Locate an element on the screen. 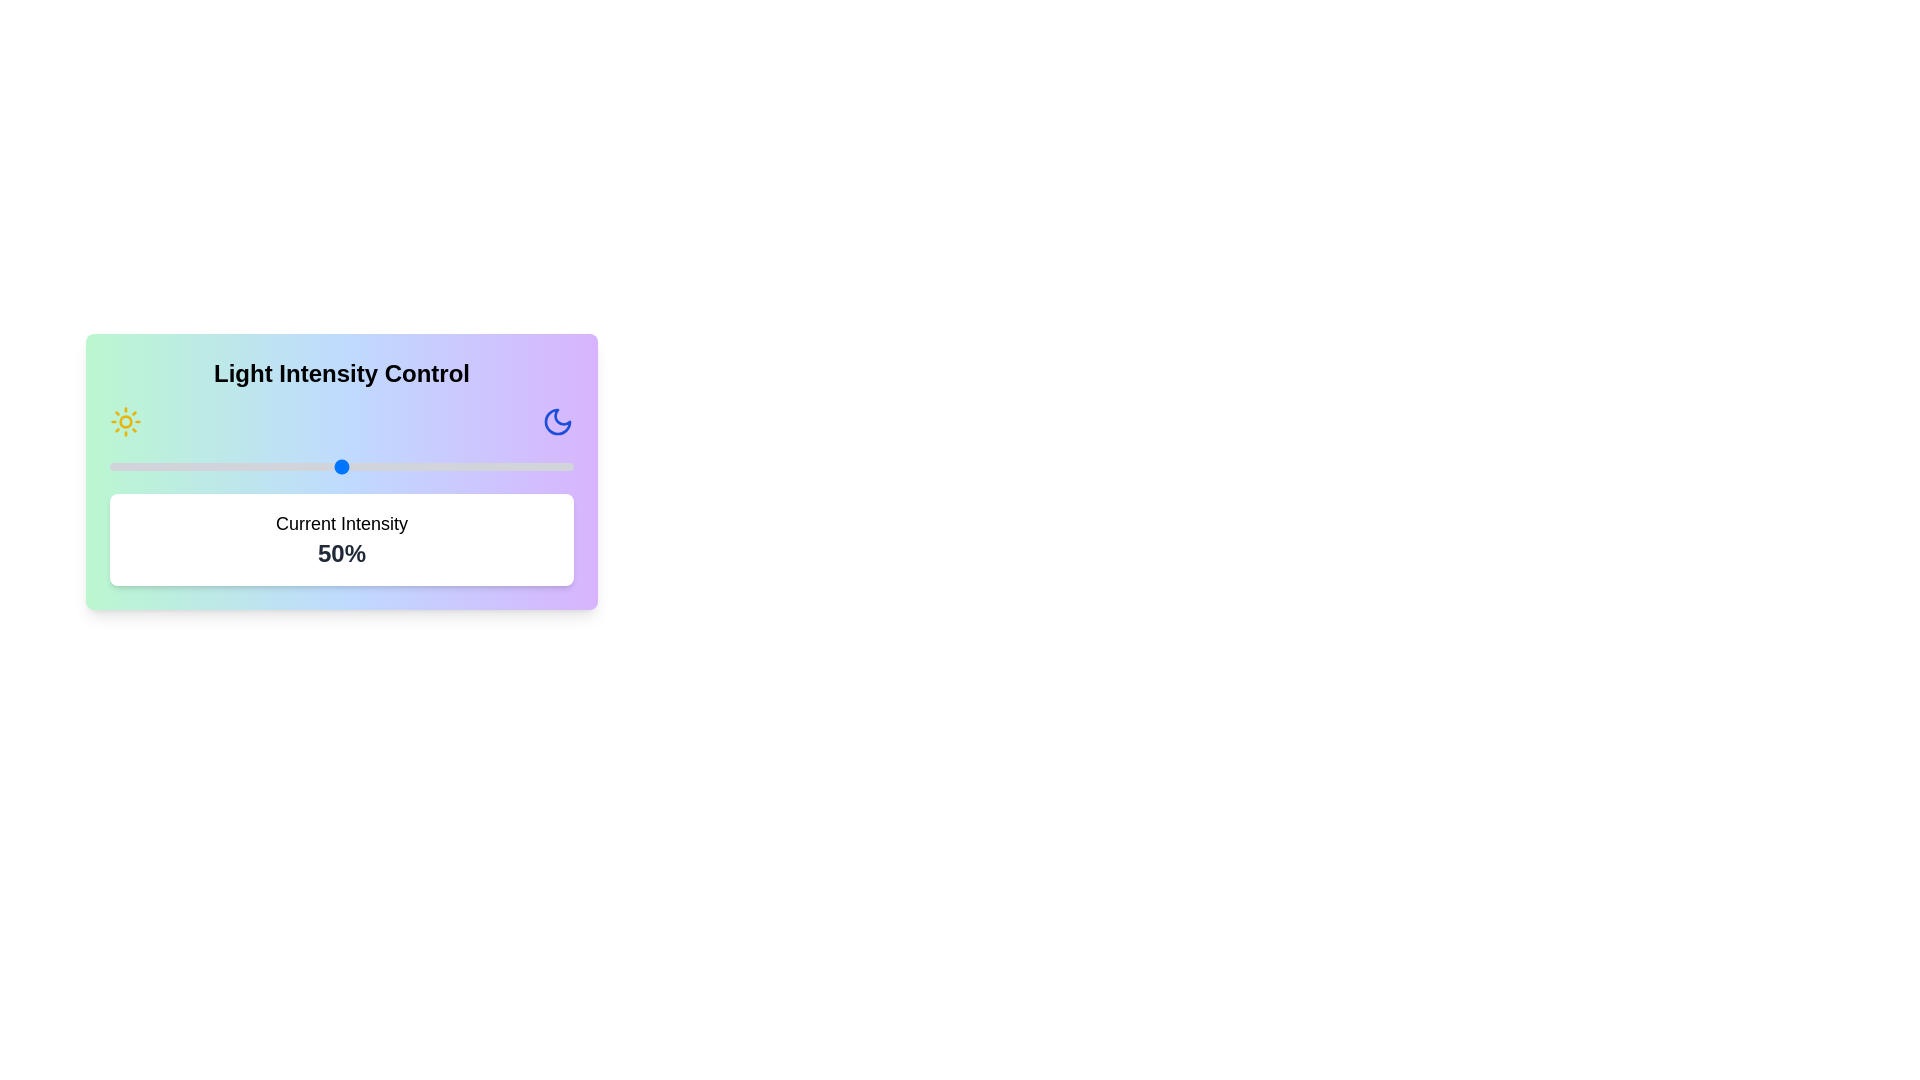  the light intensity is located at coordinates (248, 466).